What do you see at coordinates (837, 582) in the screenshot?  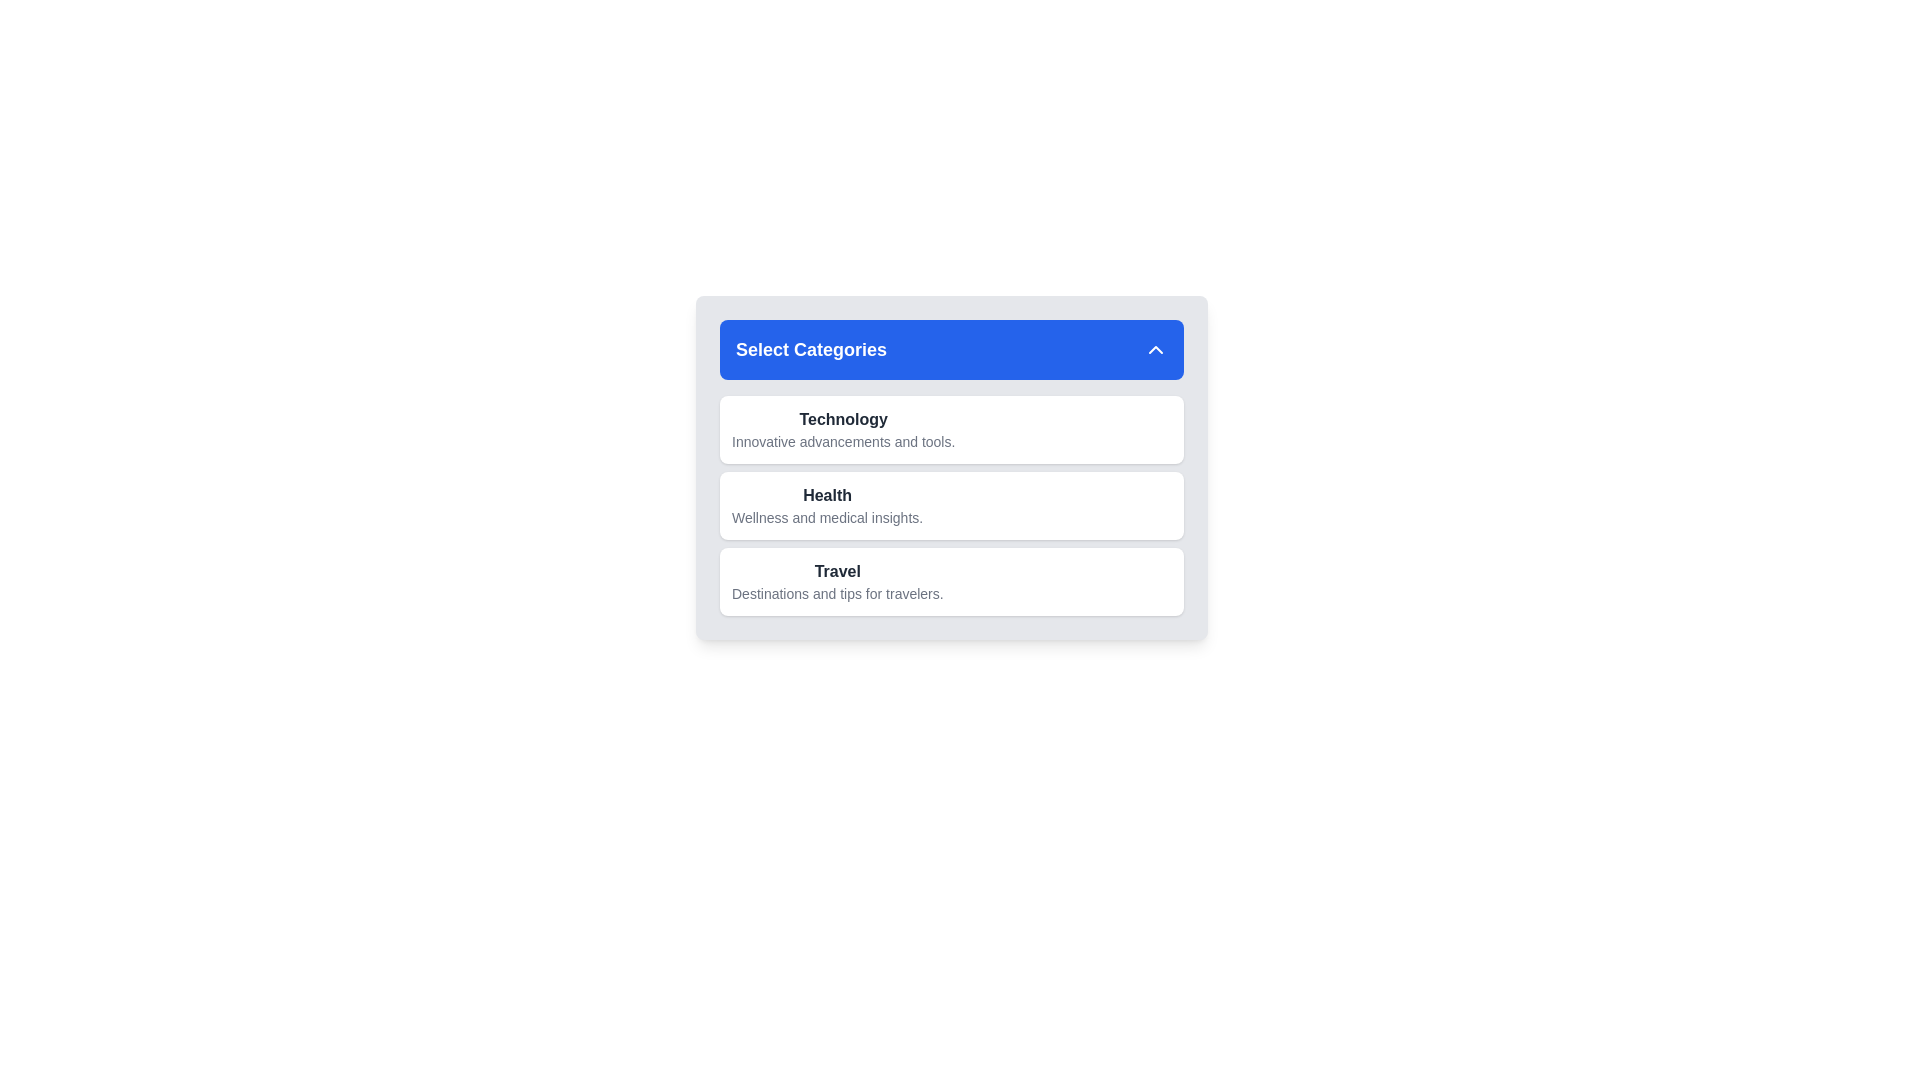 I see `the 'Travel' category item in the category list` at bounding box center [837, 582].